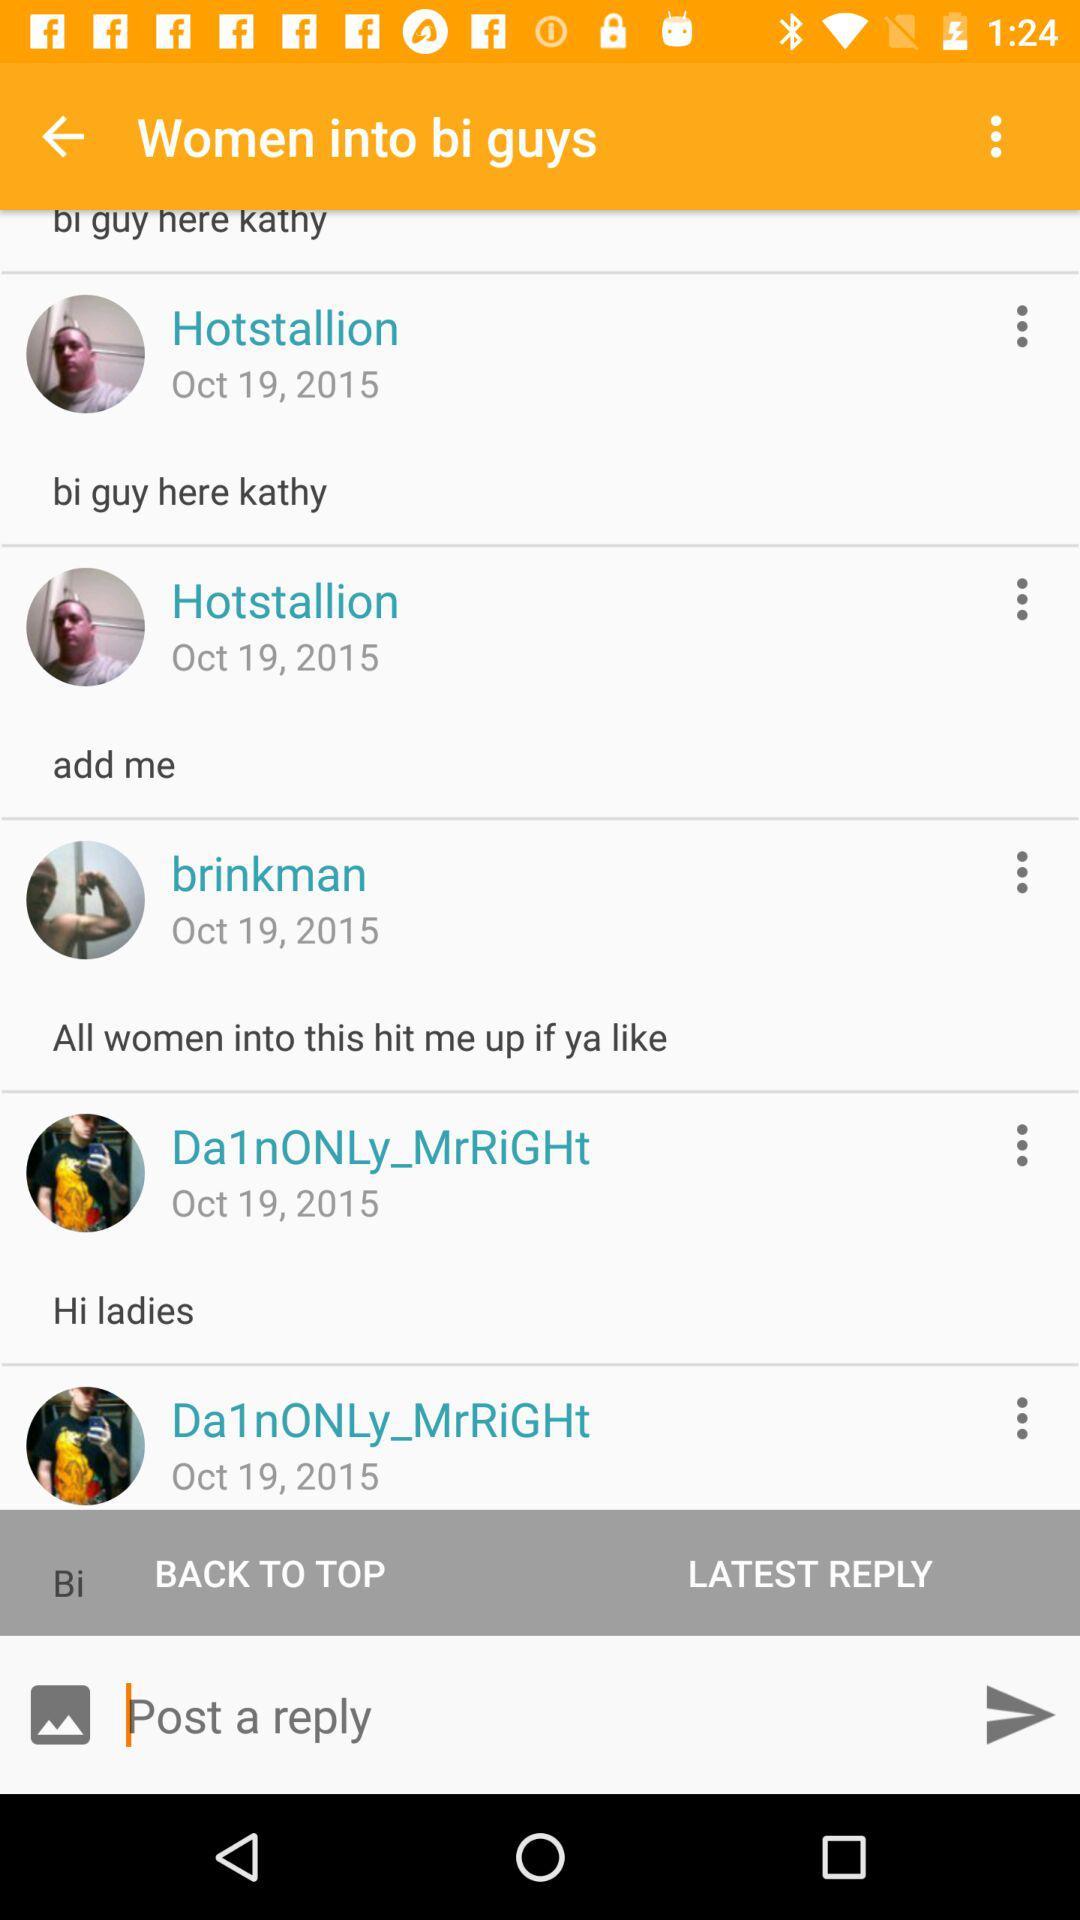 This screenshot has width=1080, height=1920. What do you see at coordinates (1001, 135) in the screenshot?
I see `the app to the right of the women into bi item` at bounding box center [1001, 135].